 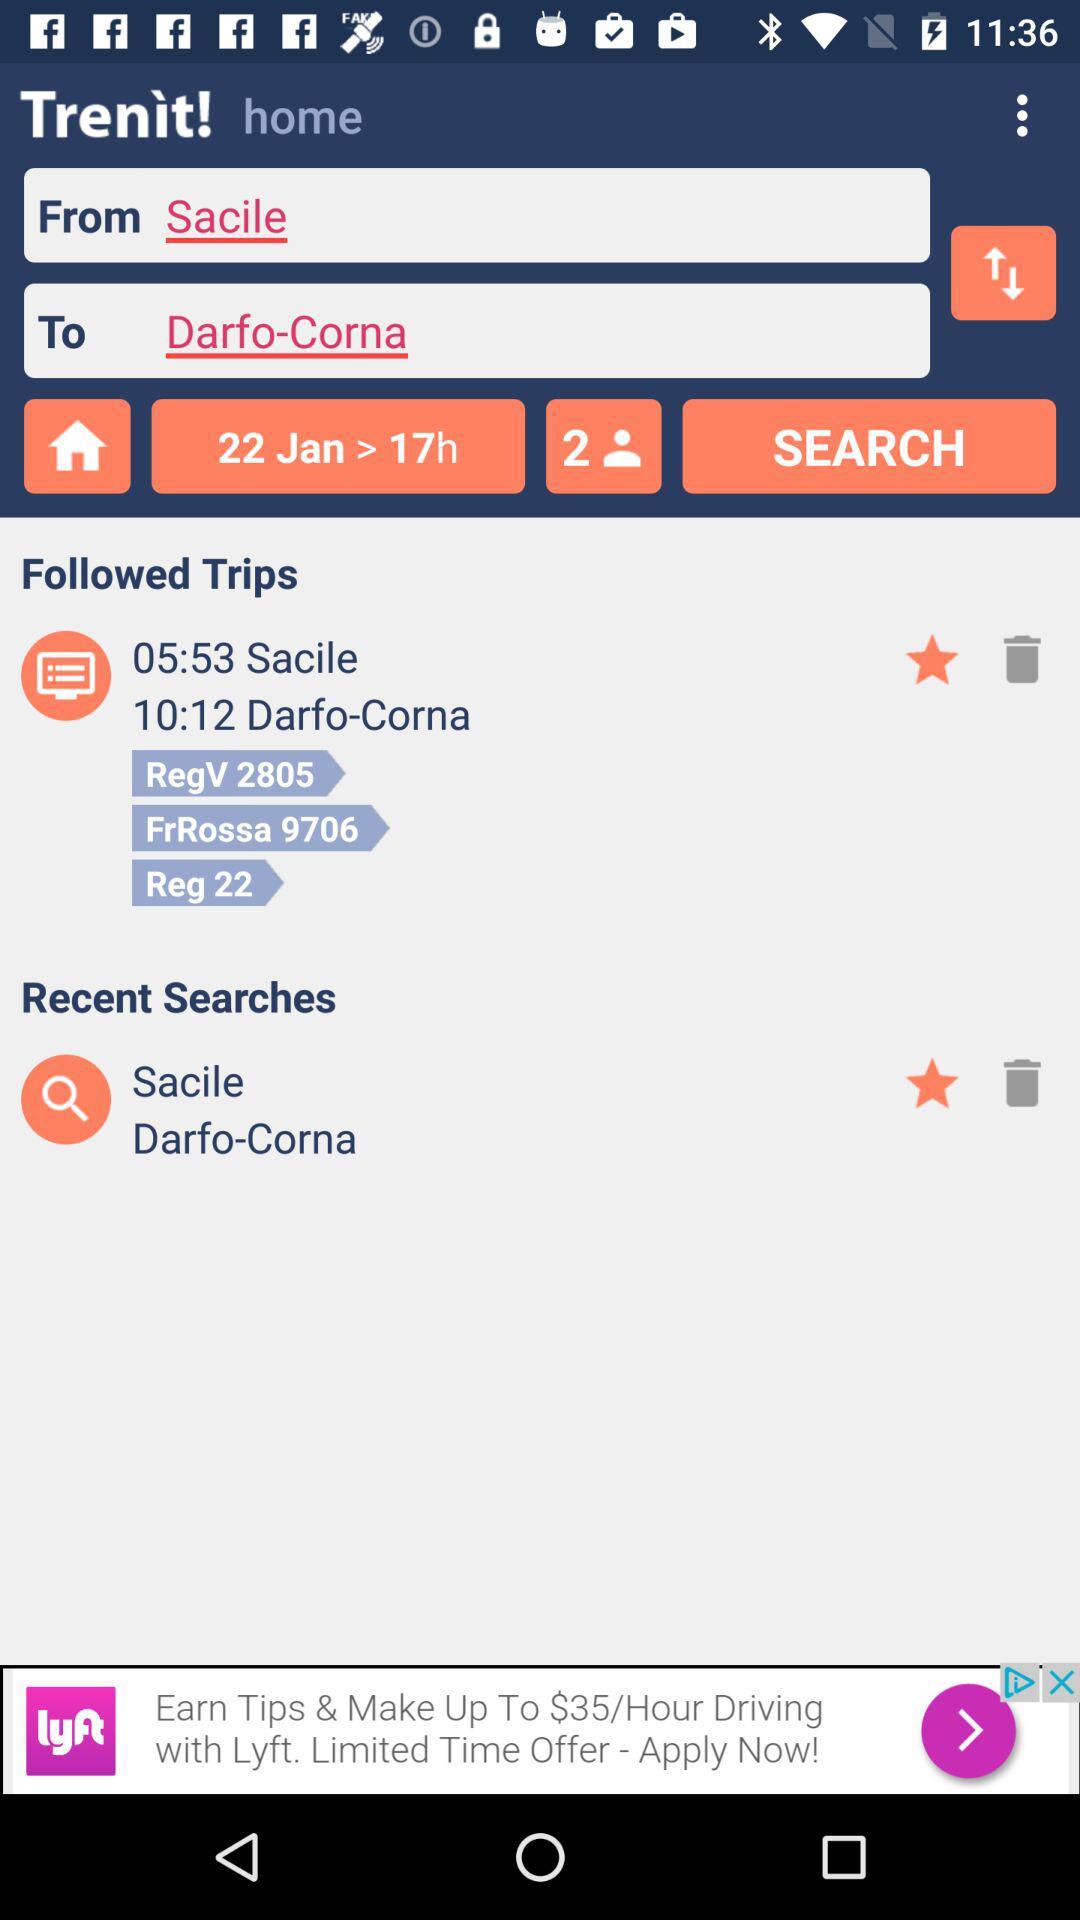 I want to click on the swap icon, so click(x=1003, y=272).